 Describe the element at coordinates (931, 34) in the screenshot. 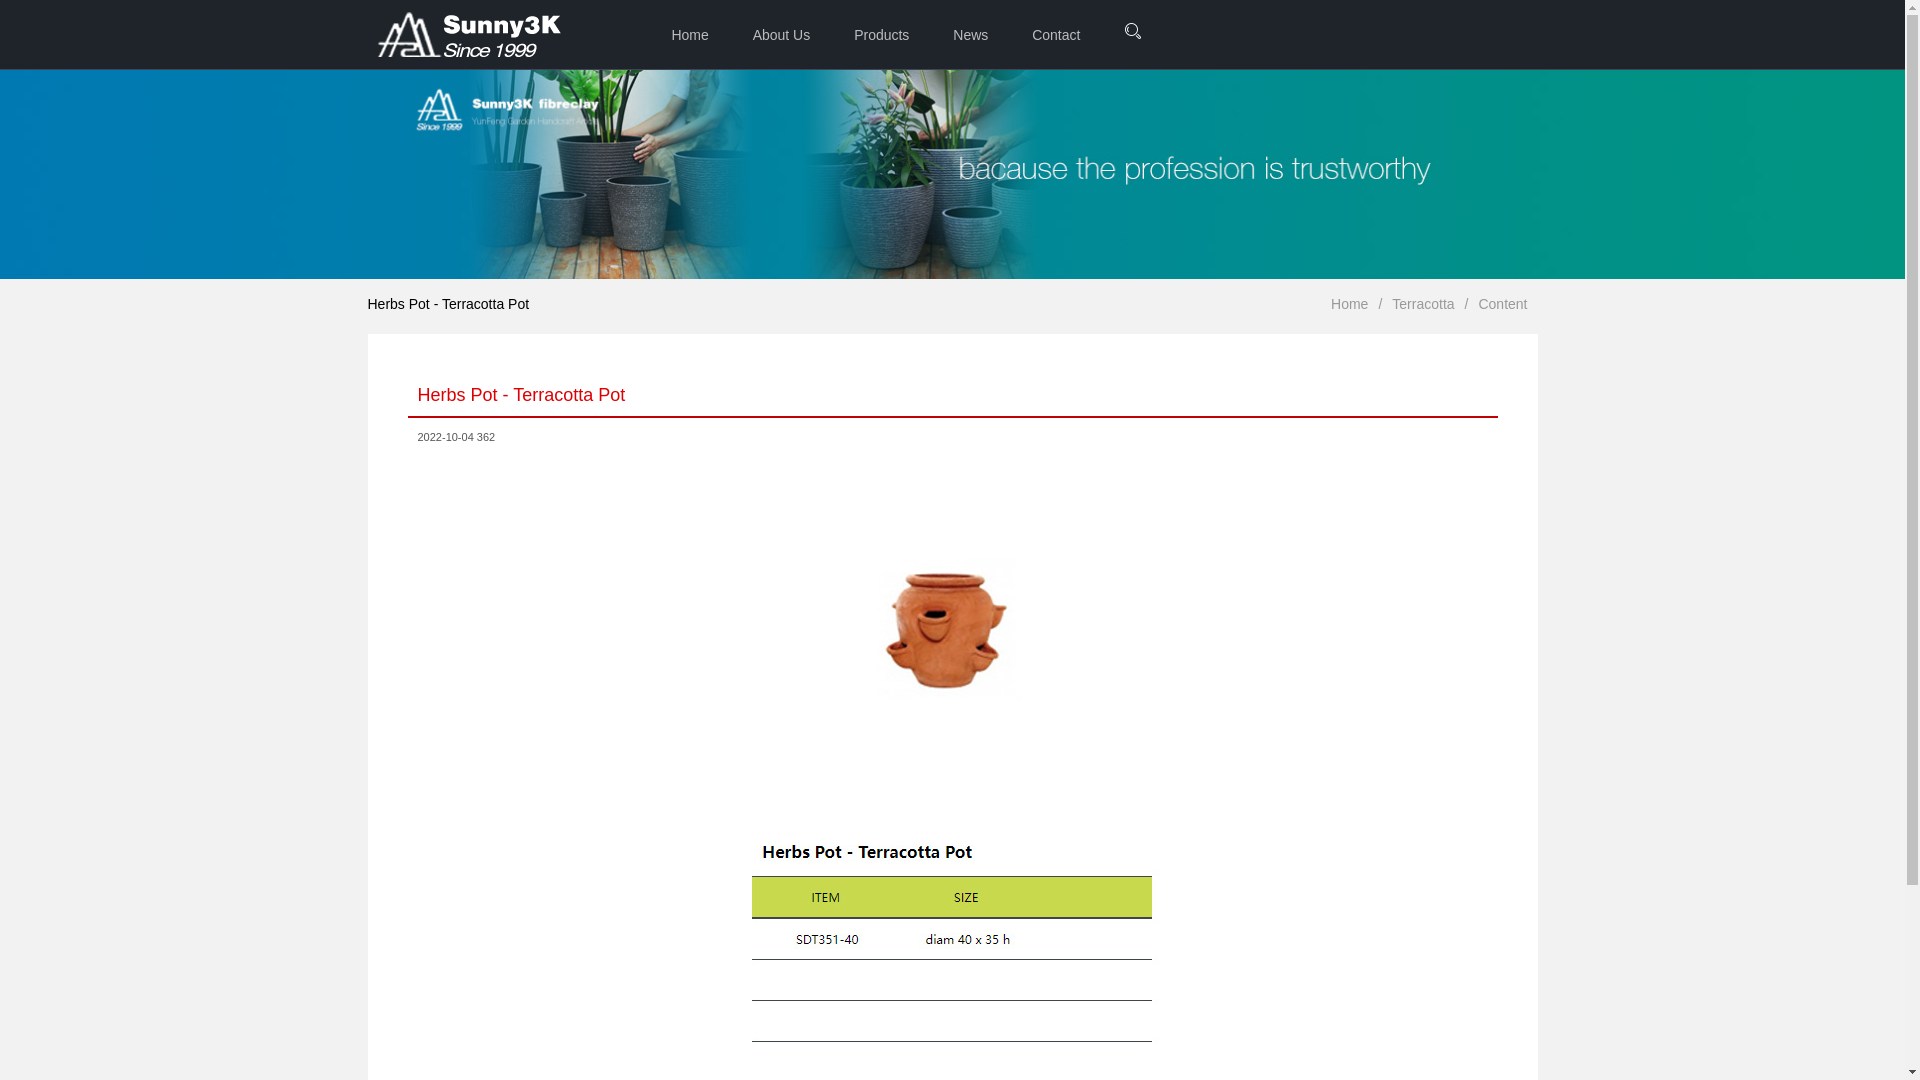

I see `'News'` at that location.